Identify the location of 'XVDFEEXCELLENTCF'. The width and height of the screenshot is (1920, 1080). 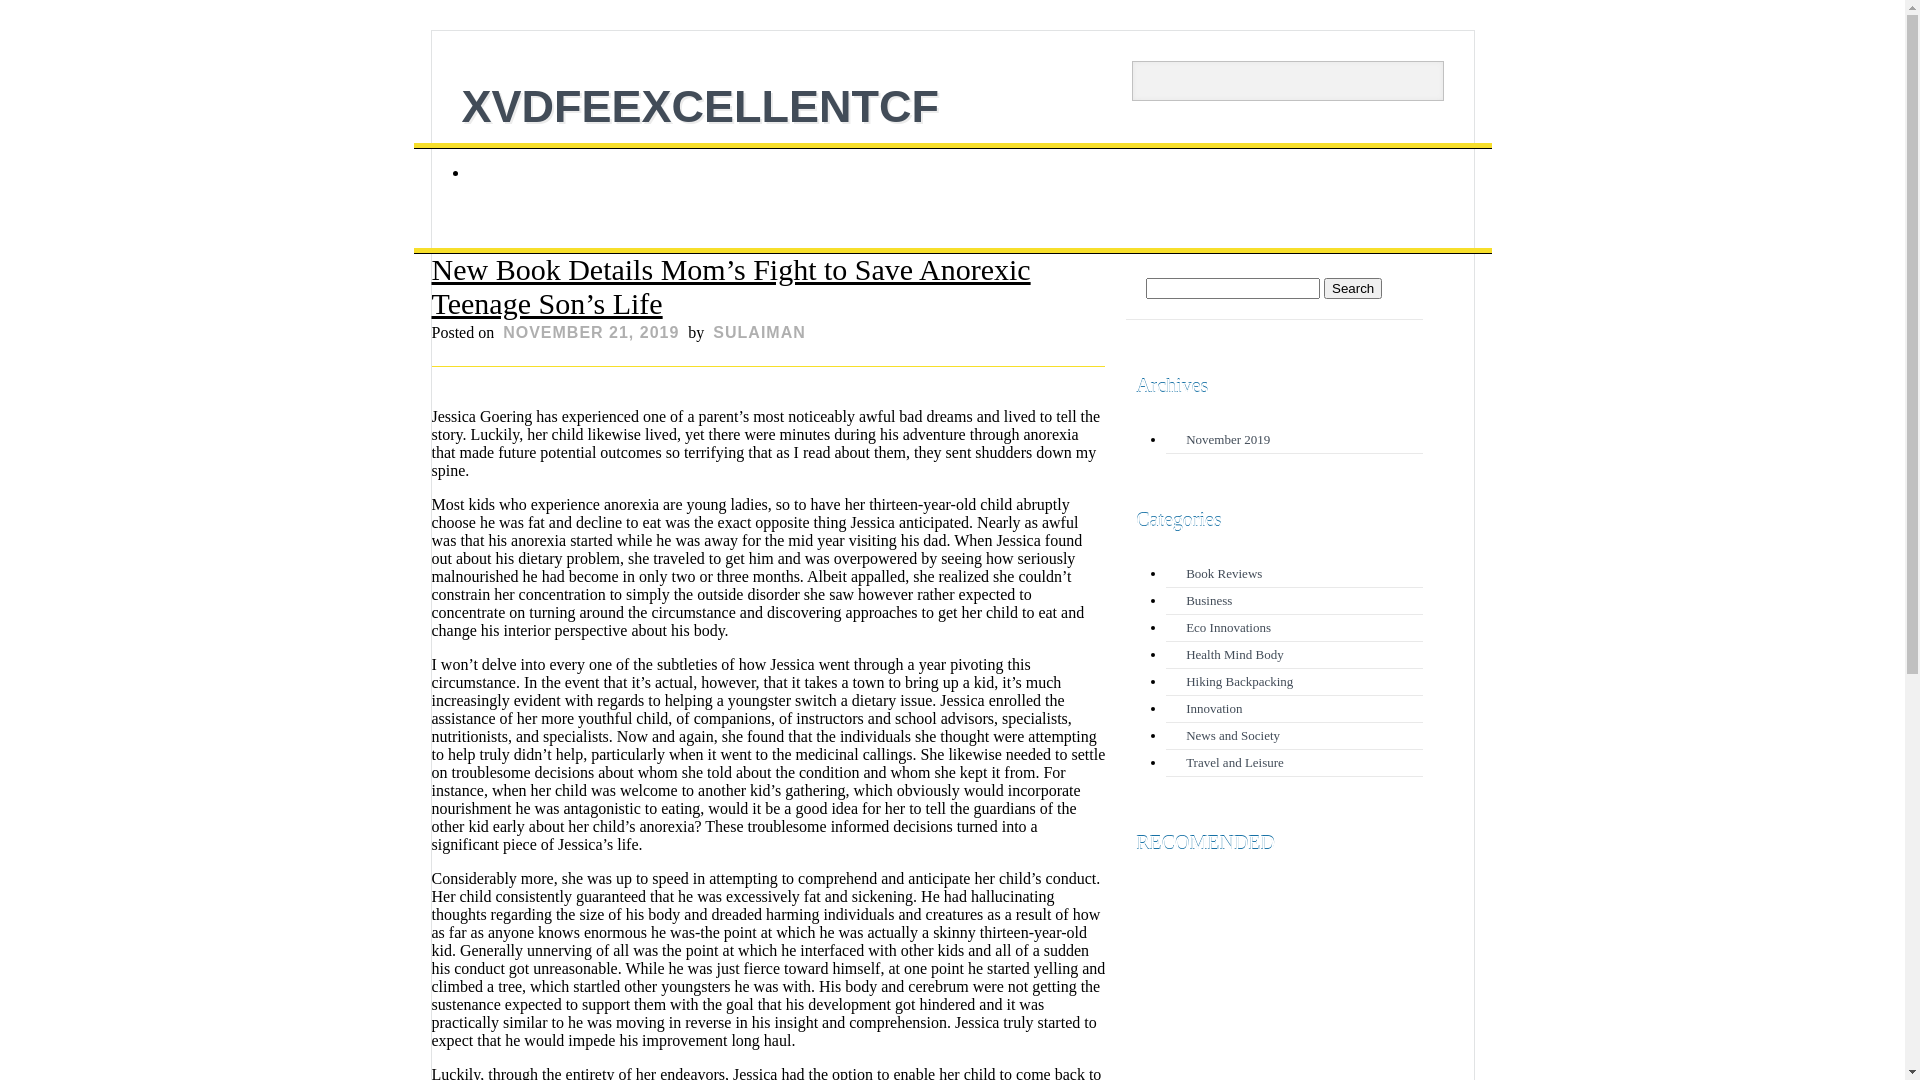
(700, 106).